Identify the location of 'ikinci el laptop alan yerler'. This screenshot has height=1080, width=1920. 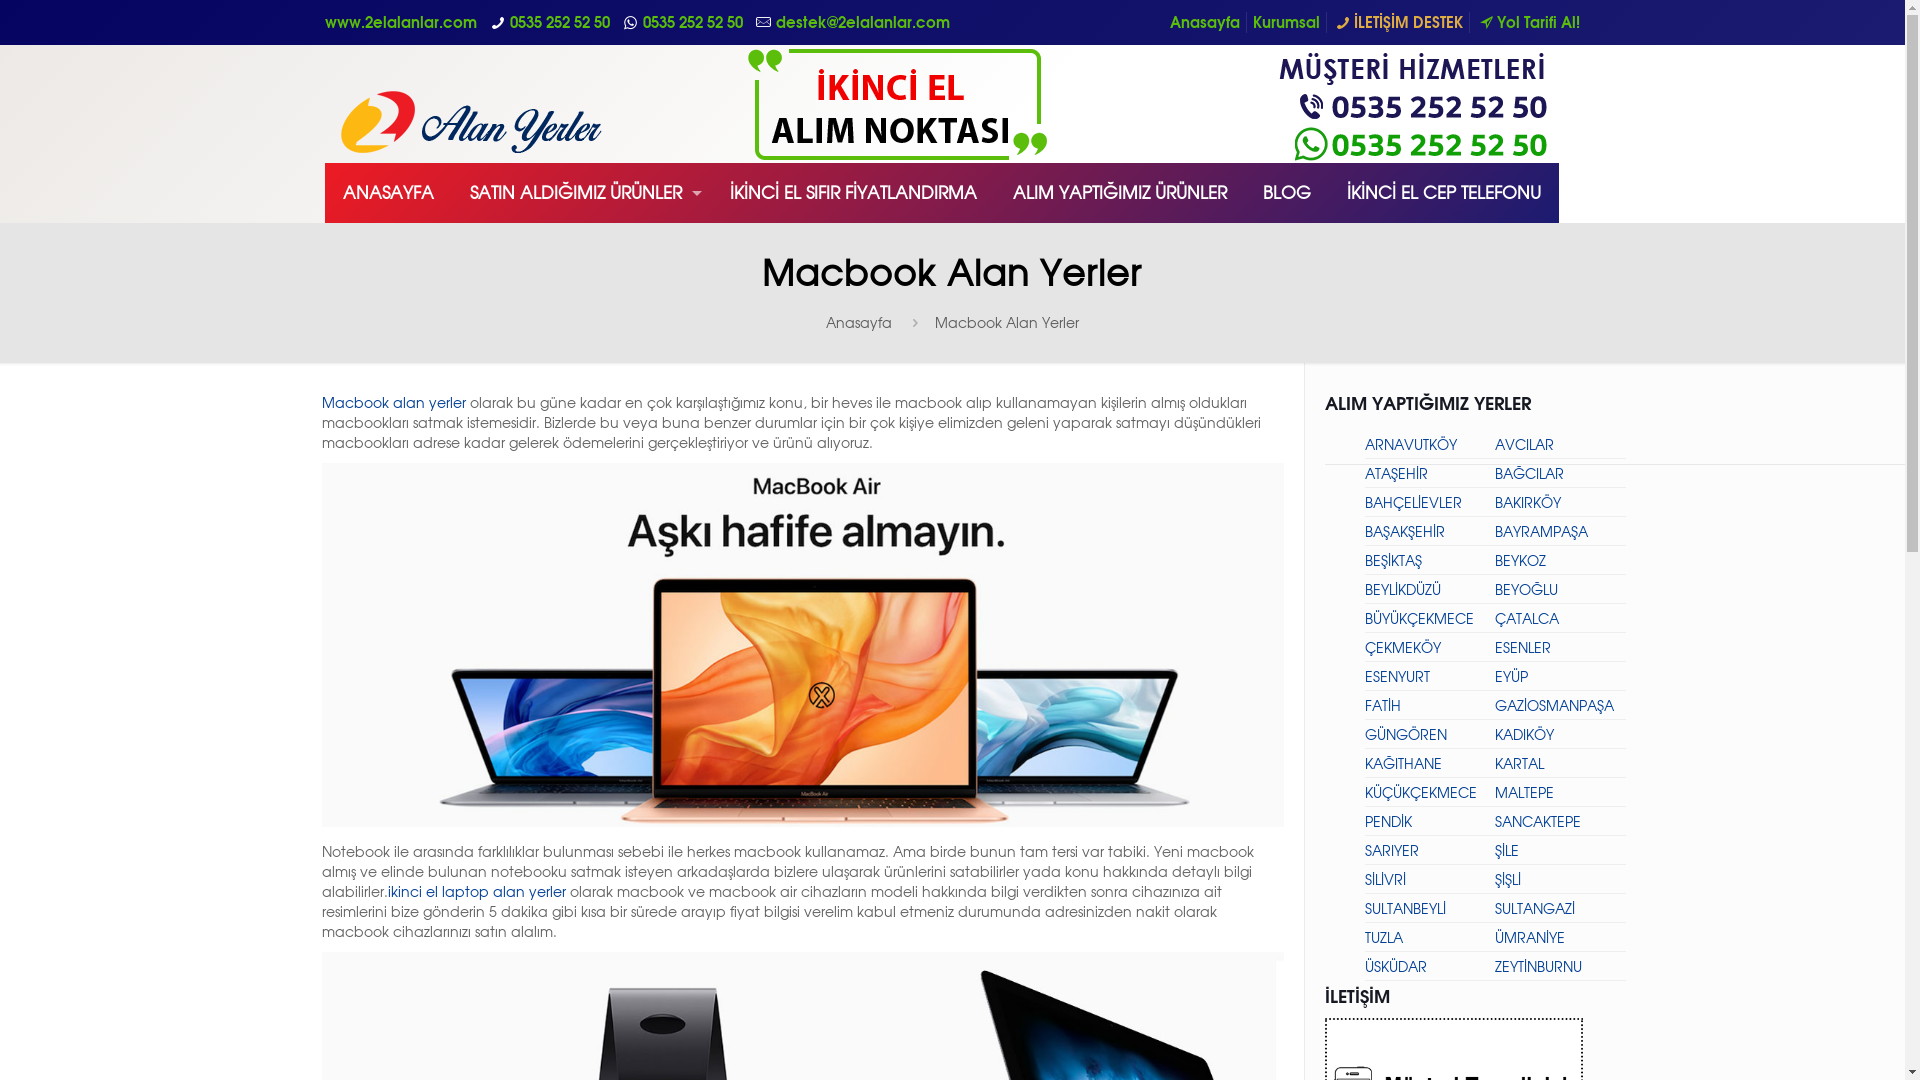
(475, 890).